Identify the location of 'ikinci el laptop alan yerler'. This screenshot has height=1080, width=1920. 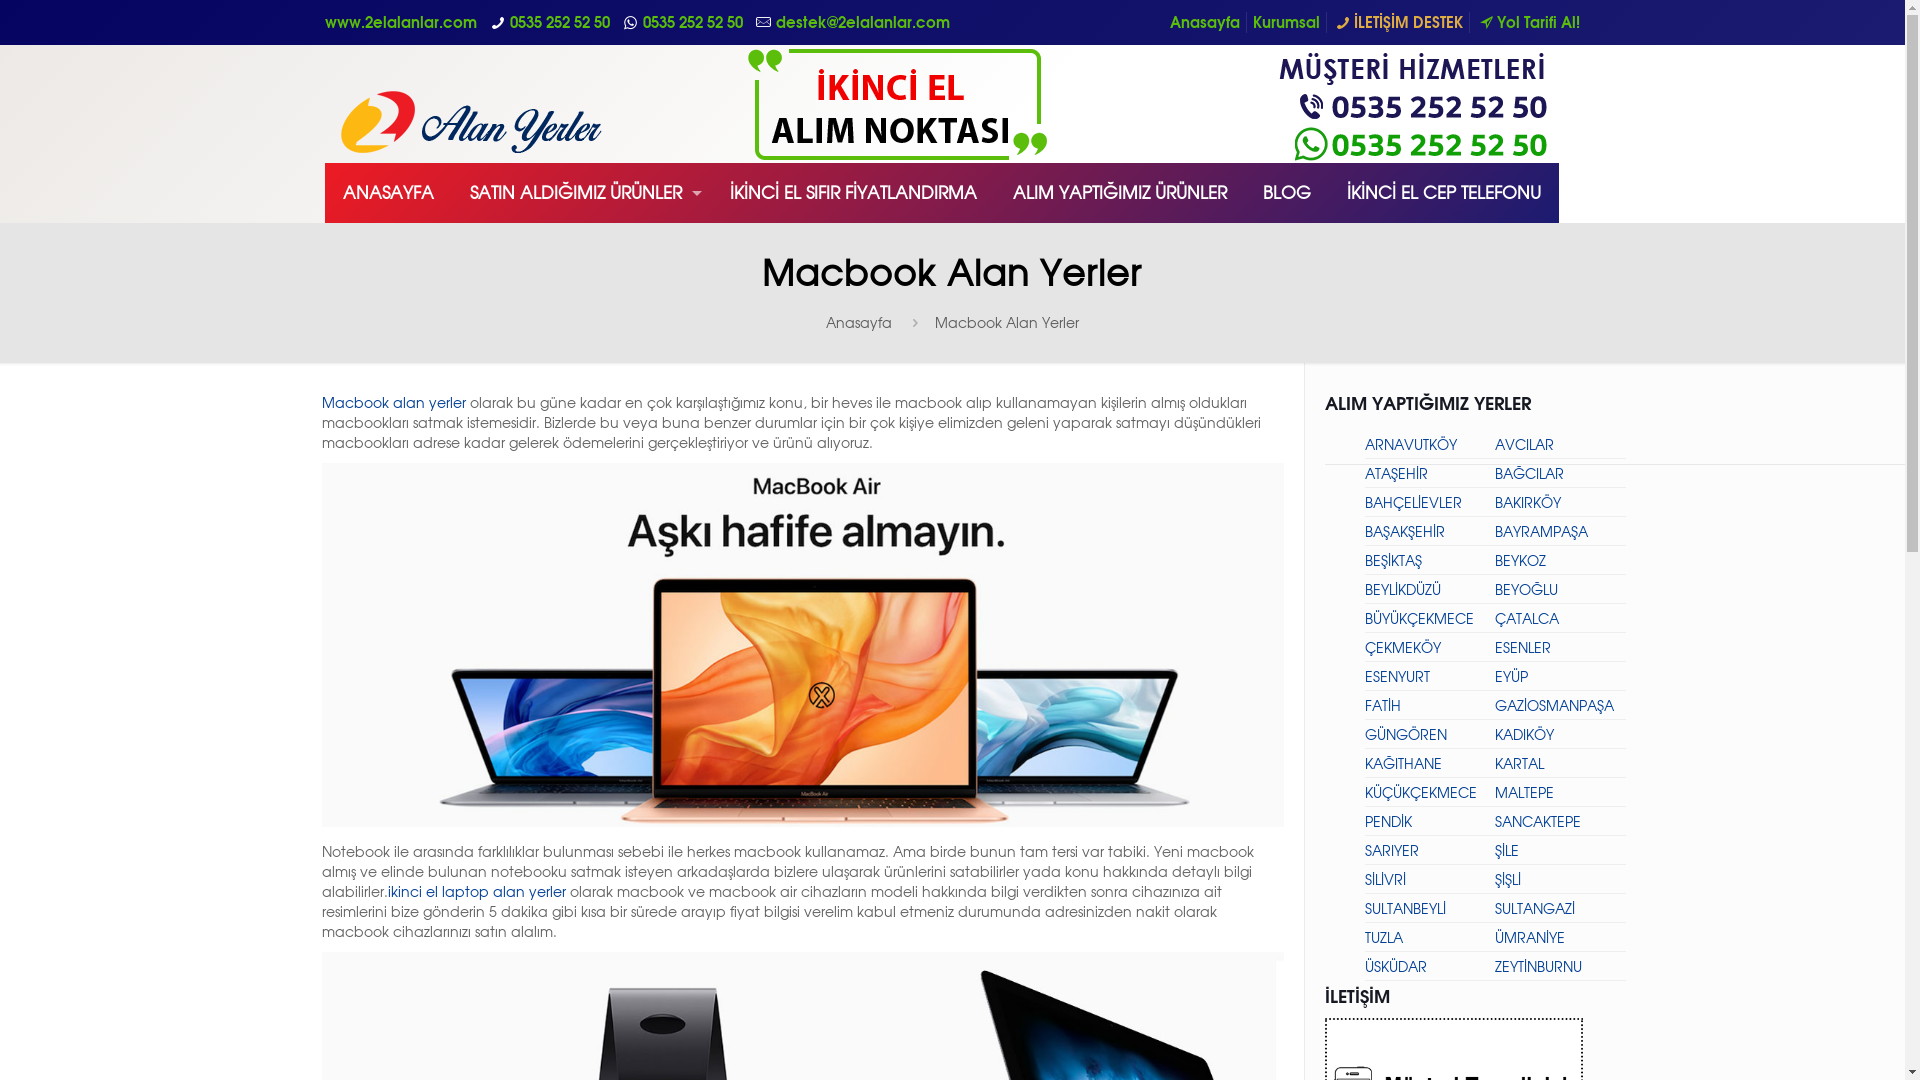
(475, 890).